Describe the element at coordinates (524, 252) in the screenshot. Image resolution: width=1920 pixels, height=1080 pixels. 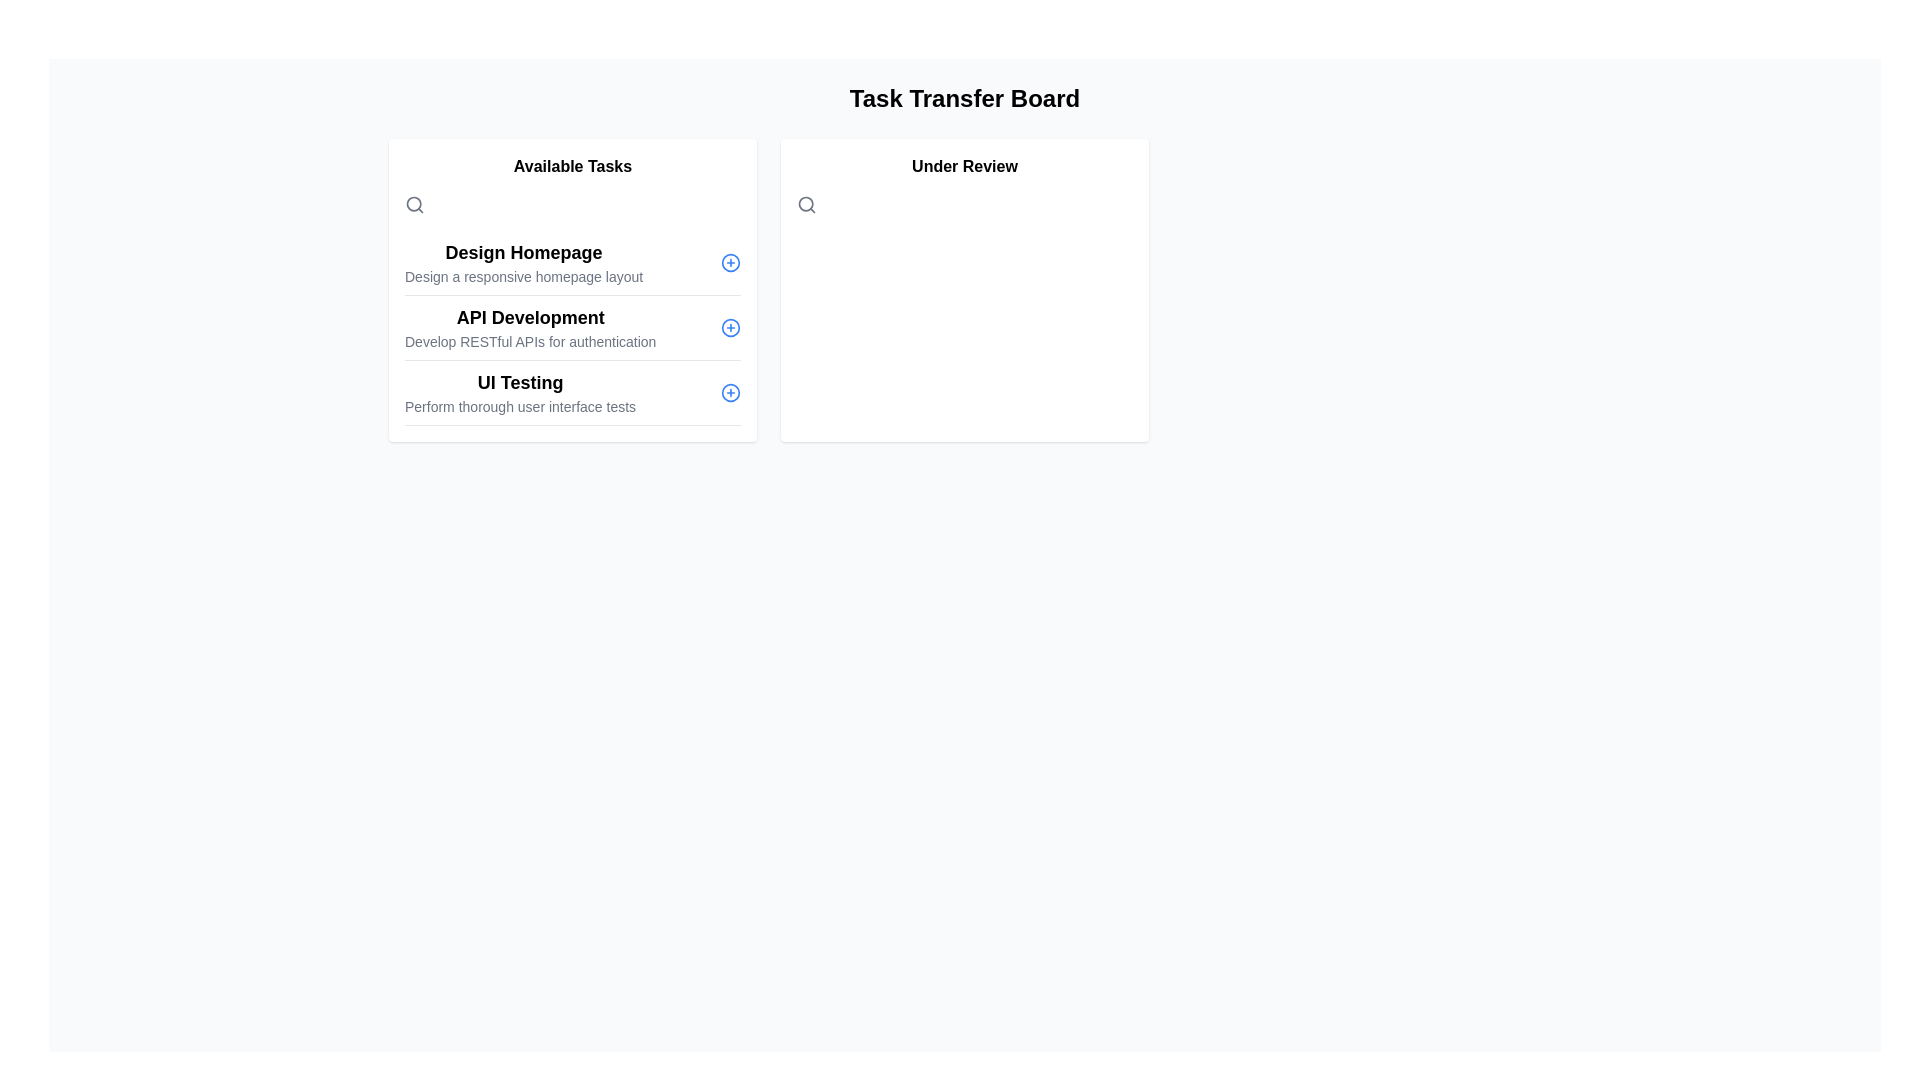
I see `text content of the Text label indicating the title of a task in the 'Available Tasks' section, which is the first item in the list above 'Design a responsive homepage layout.'` at that location.